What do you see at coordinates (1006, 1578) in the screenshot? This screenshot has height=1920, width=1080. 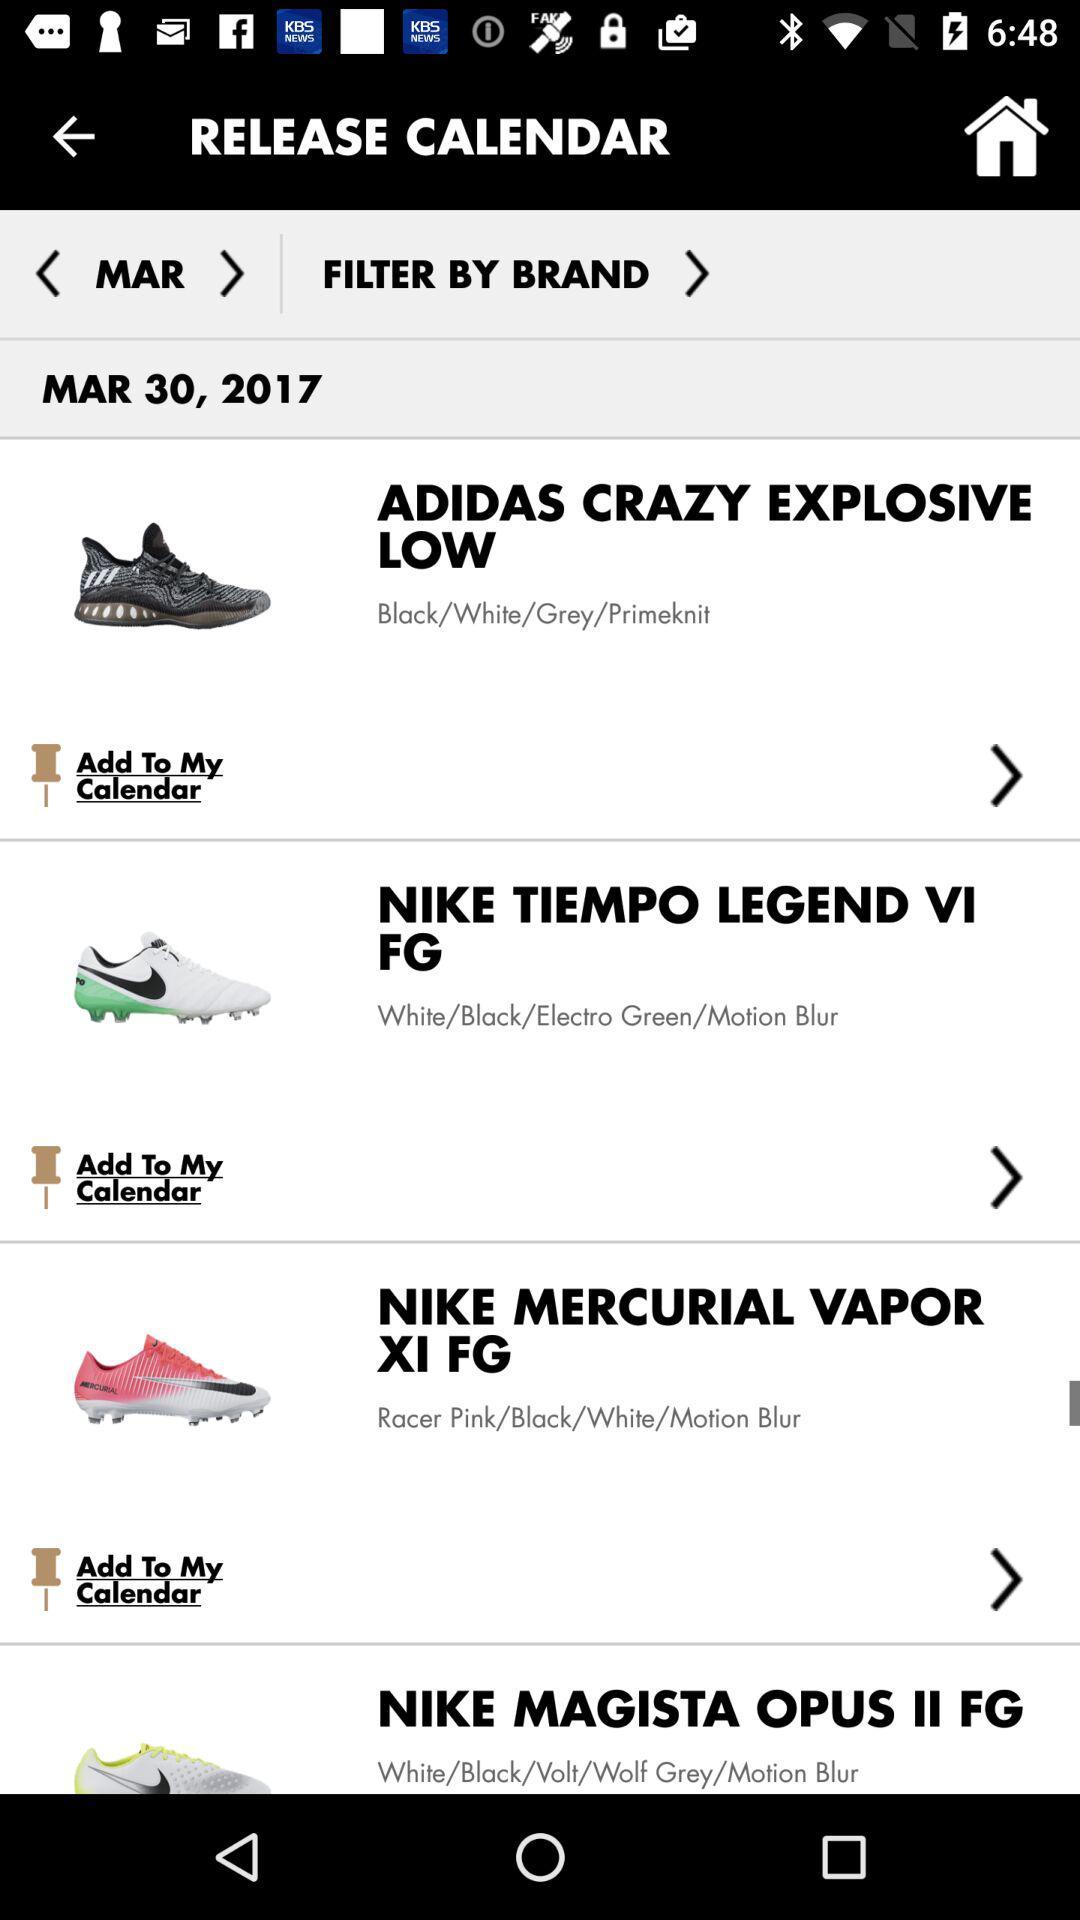 I see `icon at the bottom right corner` at bounding box center [1006, 1578].